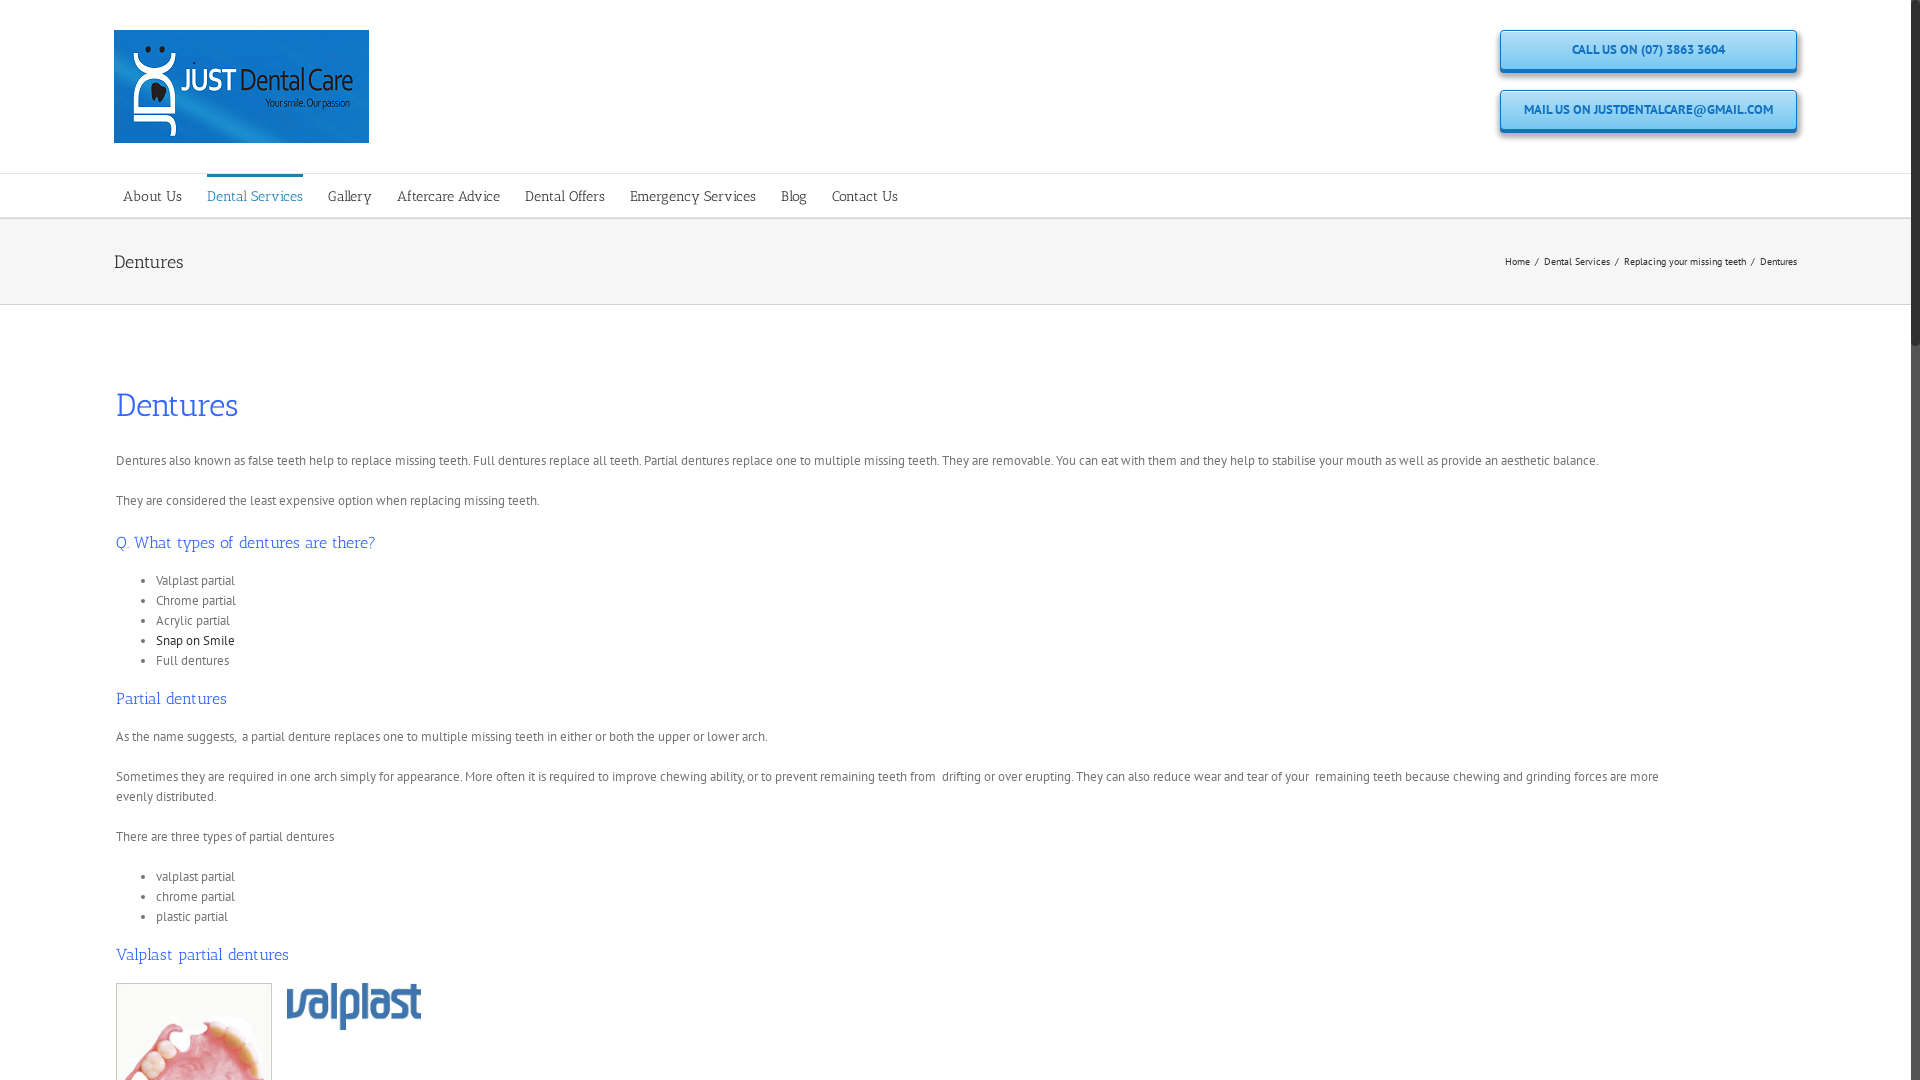 This screenshot has width=1920, height=1080. Describe the element at coordinates (1517, 259) in the screenshot. I see `'Home'` at that location.